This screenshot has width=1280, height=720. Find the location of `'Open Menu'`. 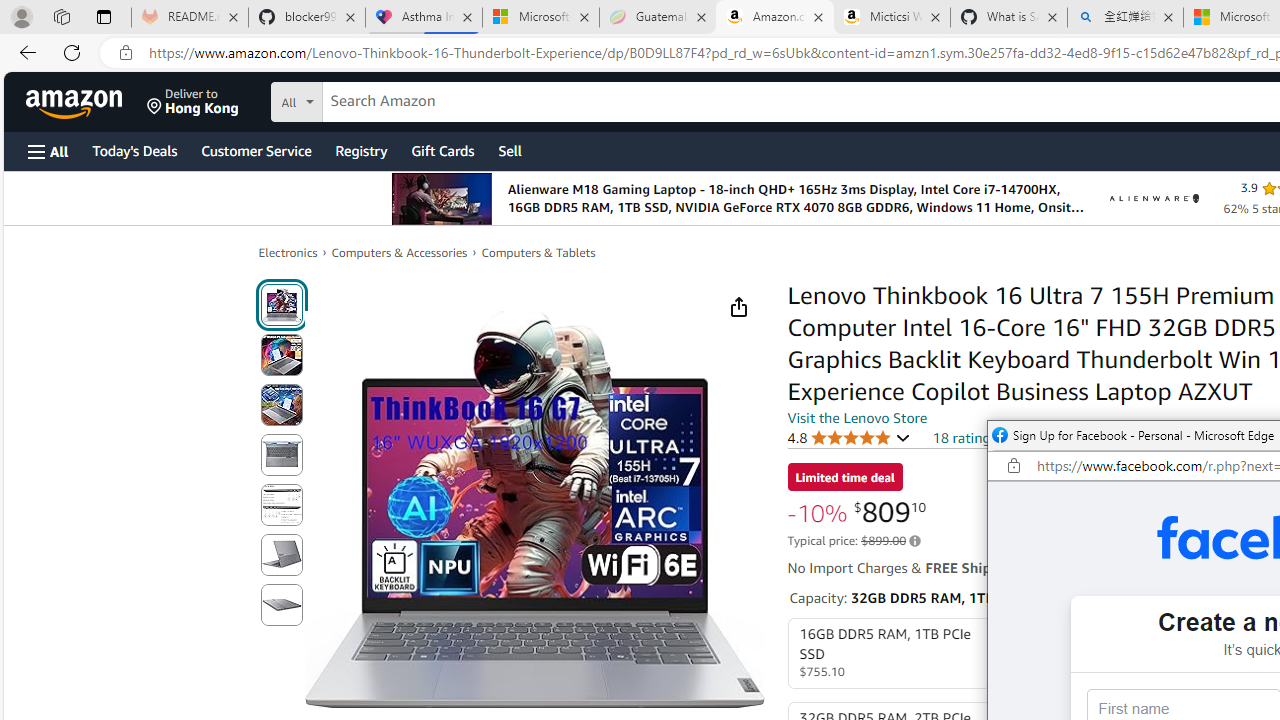

'Open Menu' is located at coordinates (48, 150).